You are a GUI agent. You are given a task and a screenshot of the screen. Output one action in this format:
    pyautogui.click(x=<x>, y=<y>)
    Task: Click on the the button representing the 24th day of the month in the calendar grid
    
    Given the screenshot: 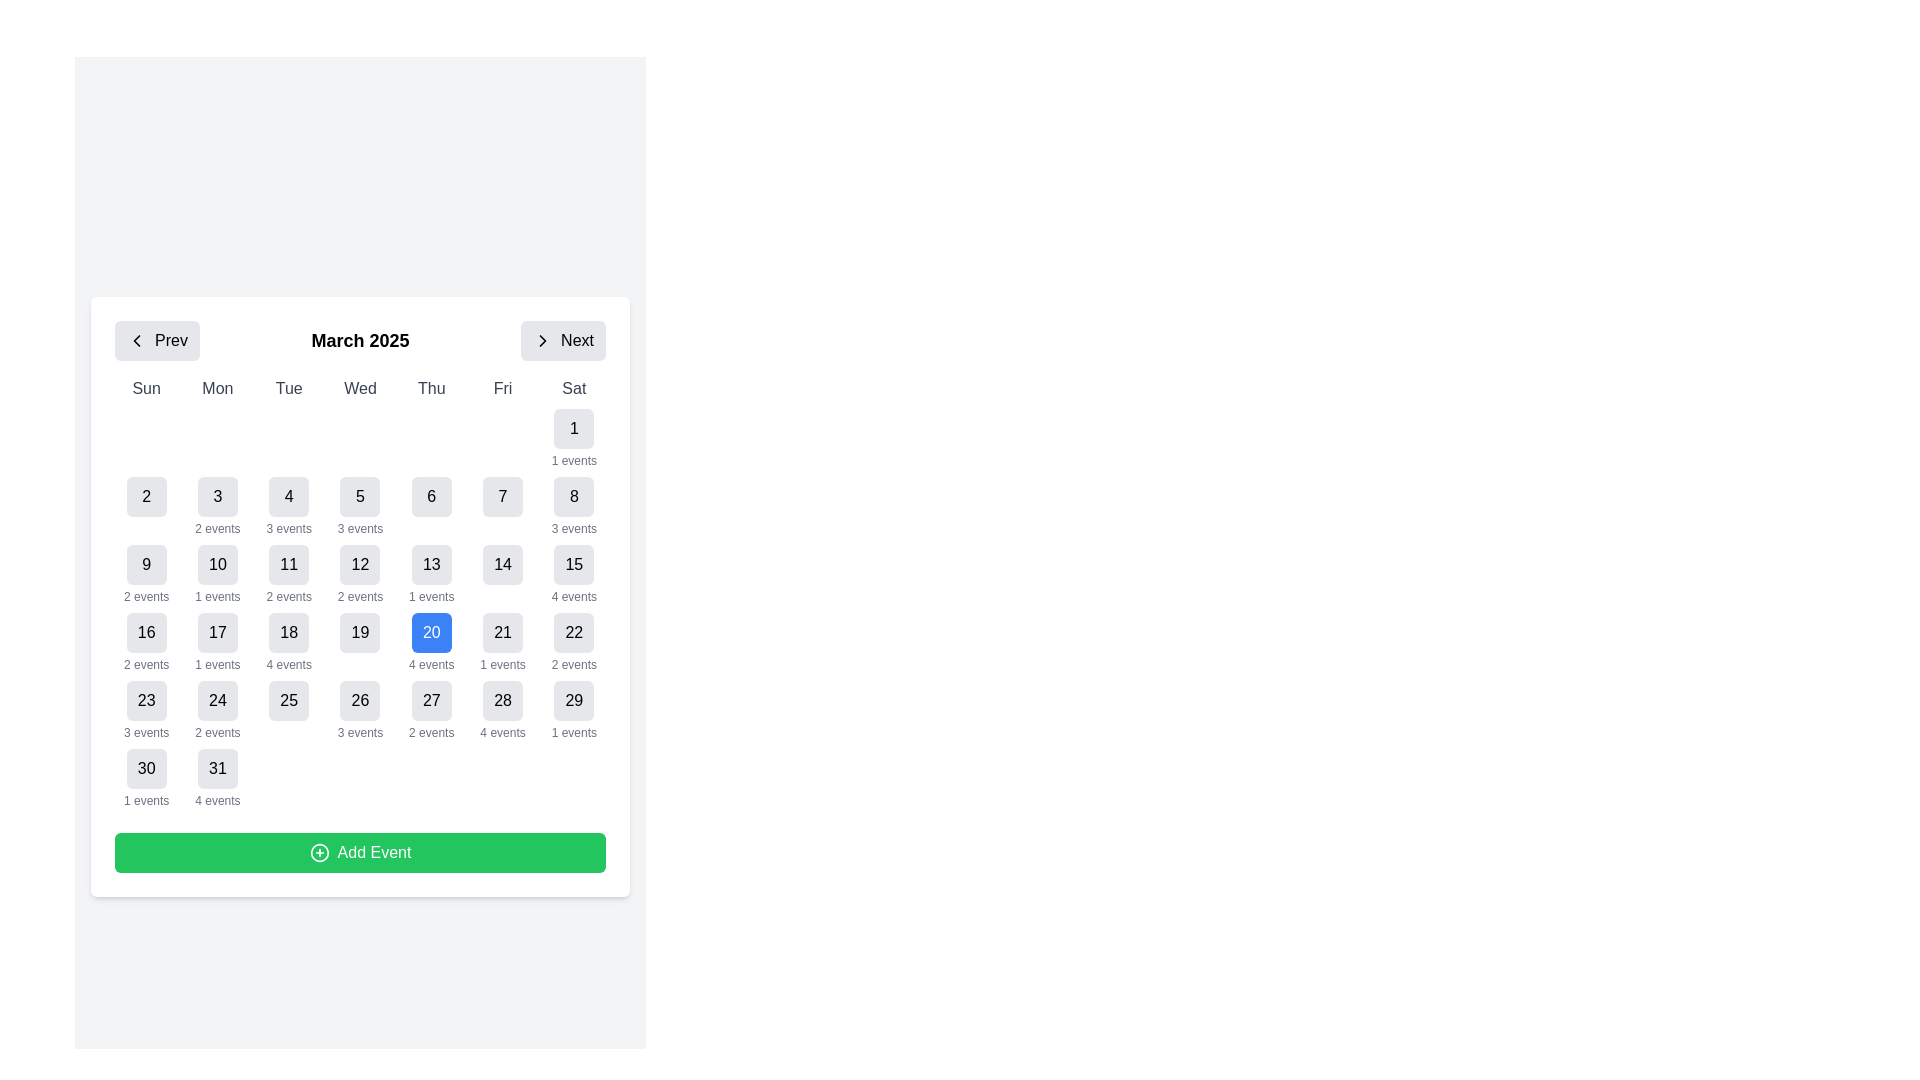 What is the action you would take?
    pyautogui.click(x=217, y=700)
    